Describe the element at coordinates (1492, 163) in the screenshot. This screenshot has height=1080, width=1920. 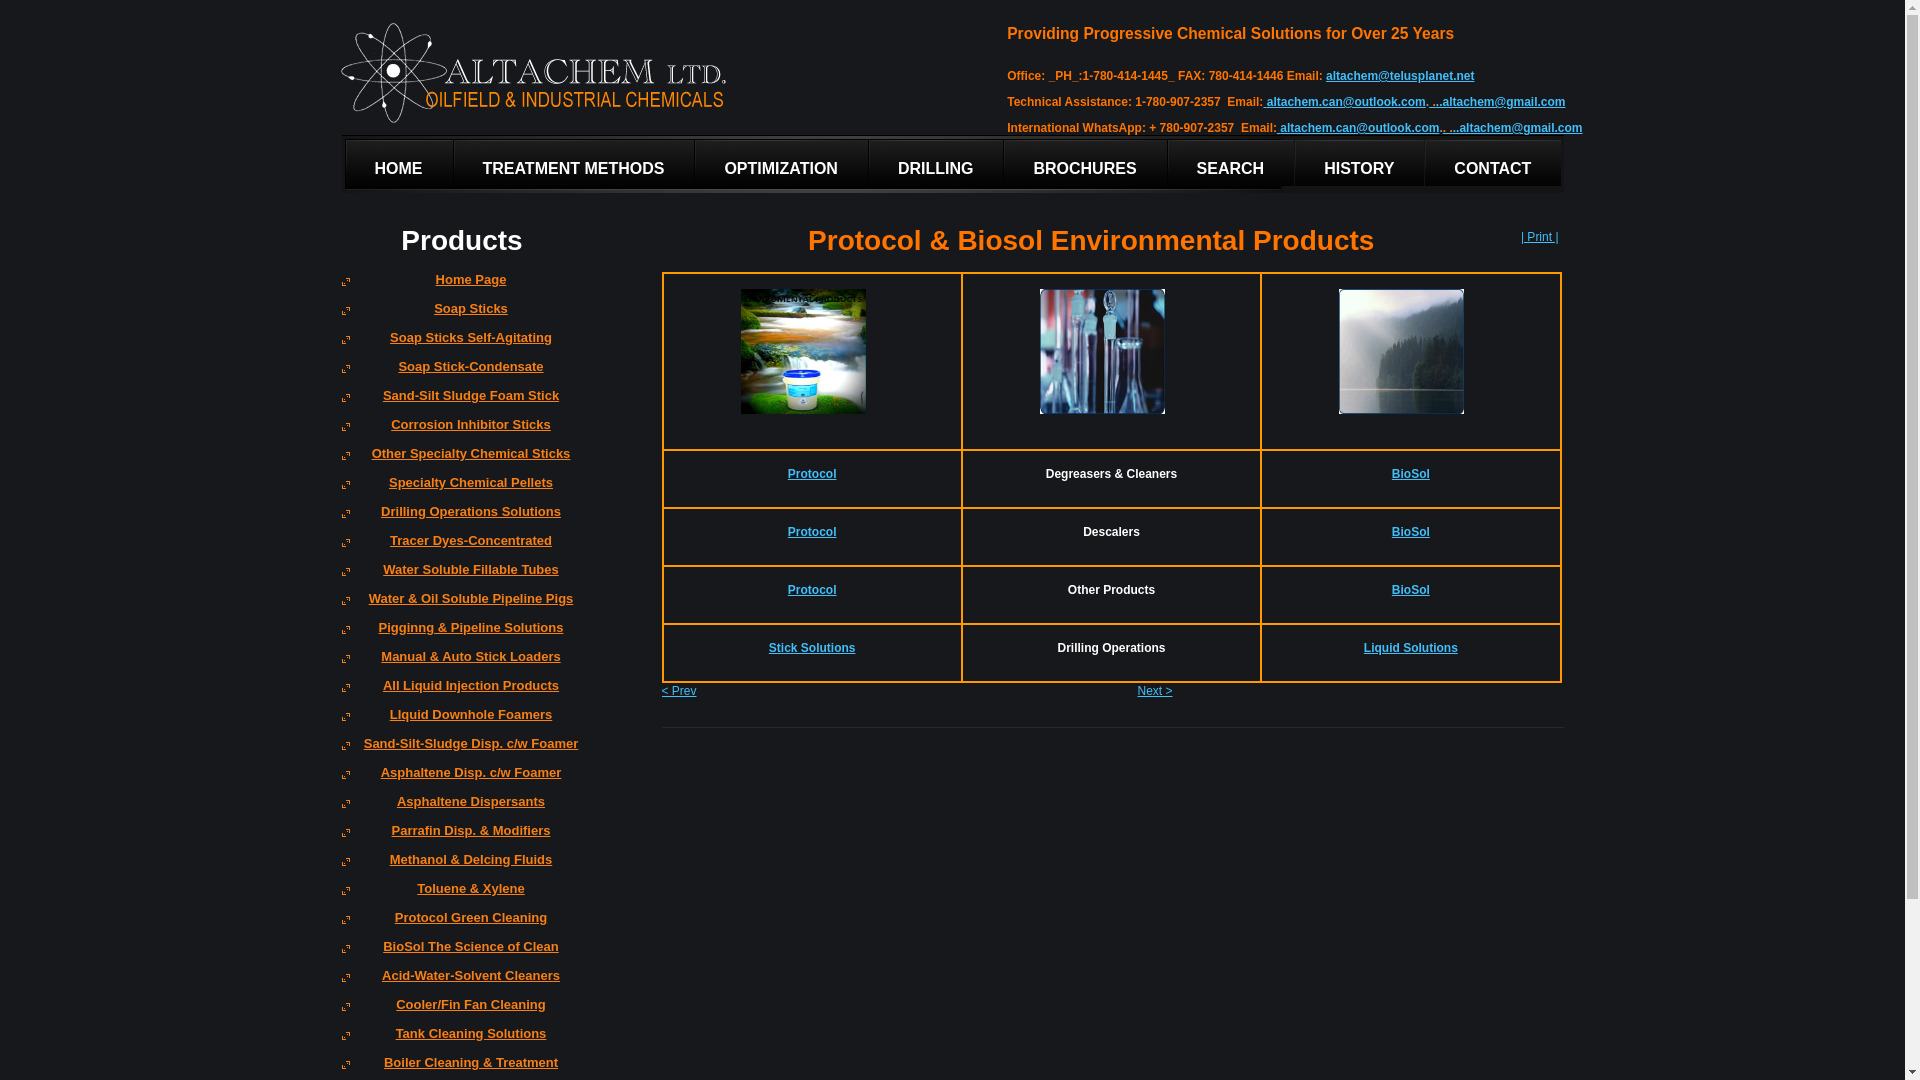
I see `'CONTACT'` at that location.